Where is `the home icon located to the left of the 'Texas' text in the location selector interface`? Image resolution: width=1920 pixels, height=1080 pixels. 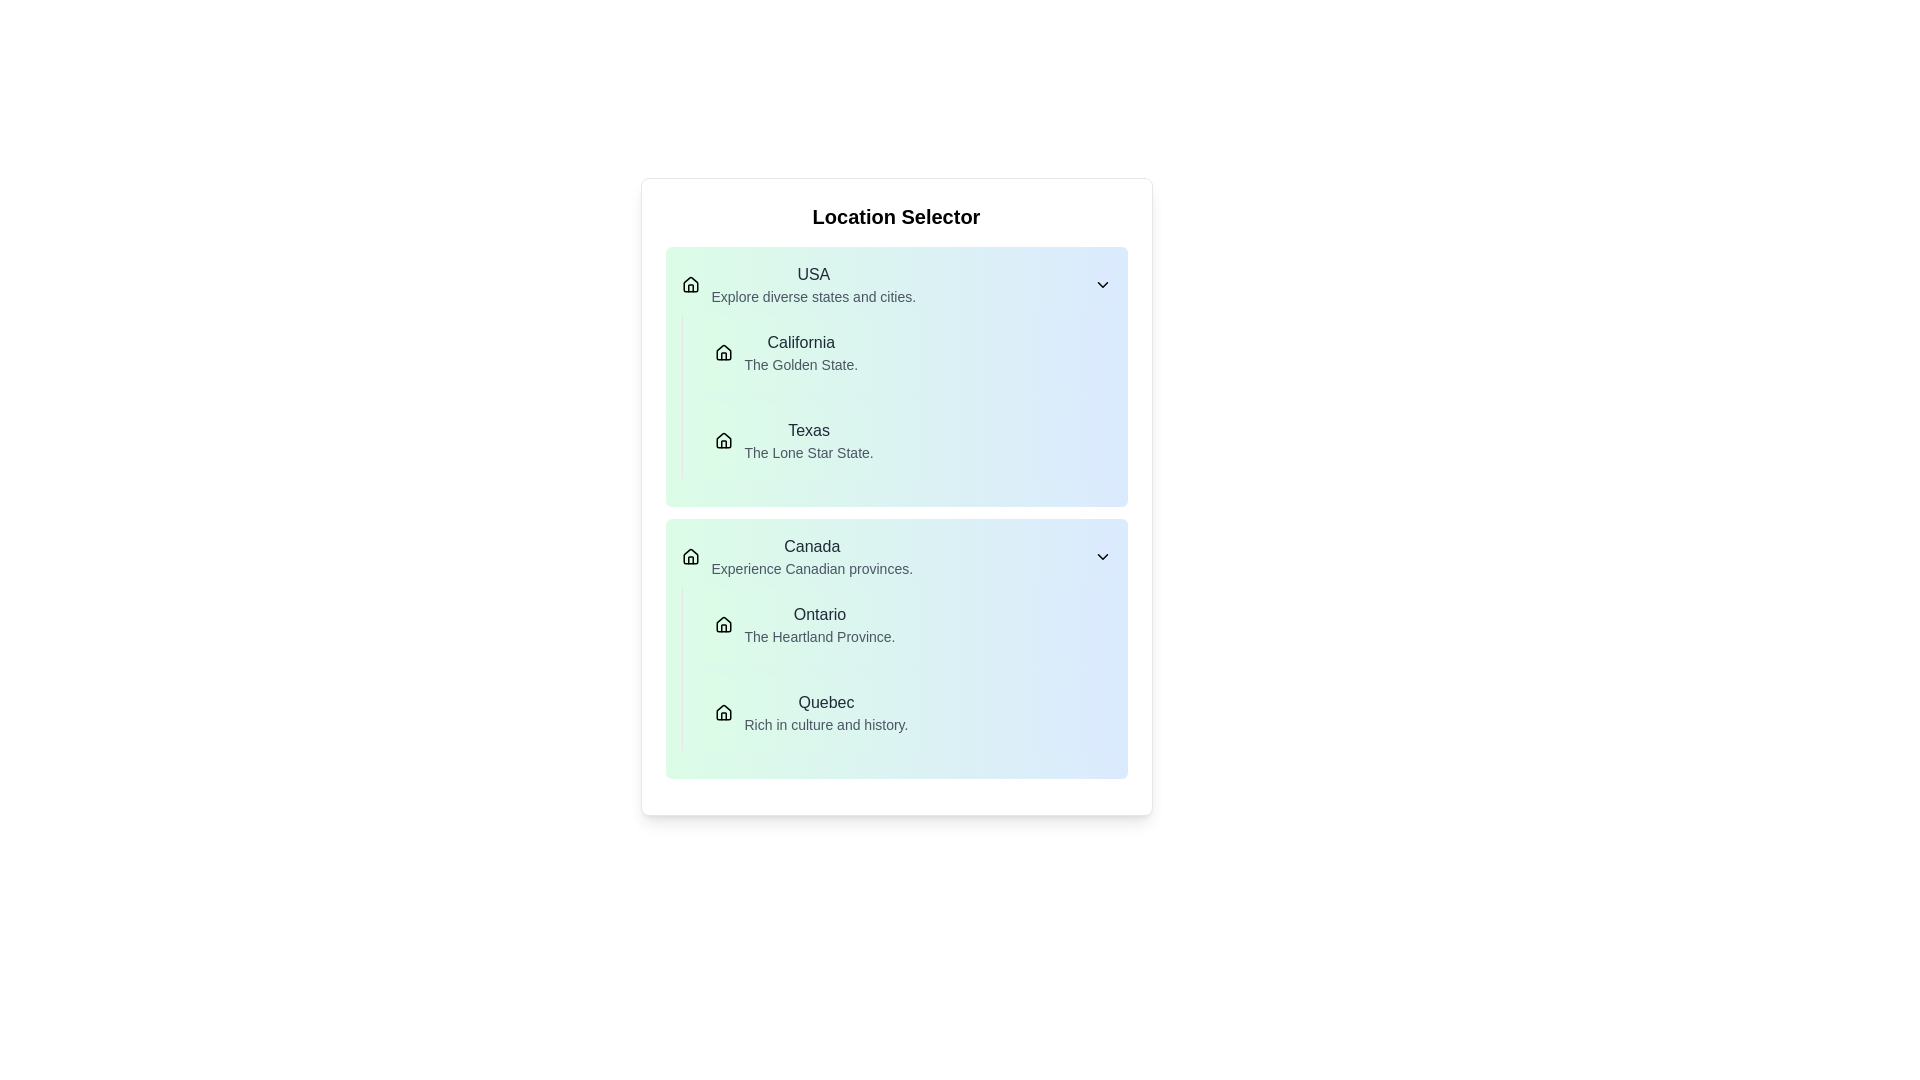 the home icon located to the left of the 'Texas' text in the location selector interface is located at coordinates (722, 439).